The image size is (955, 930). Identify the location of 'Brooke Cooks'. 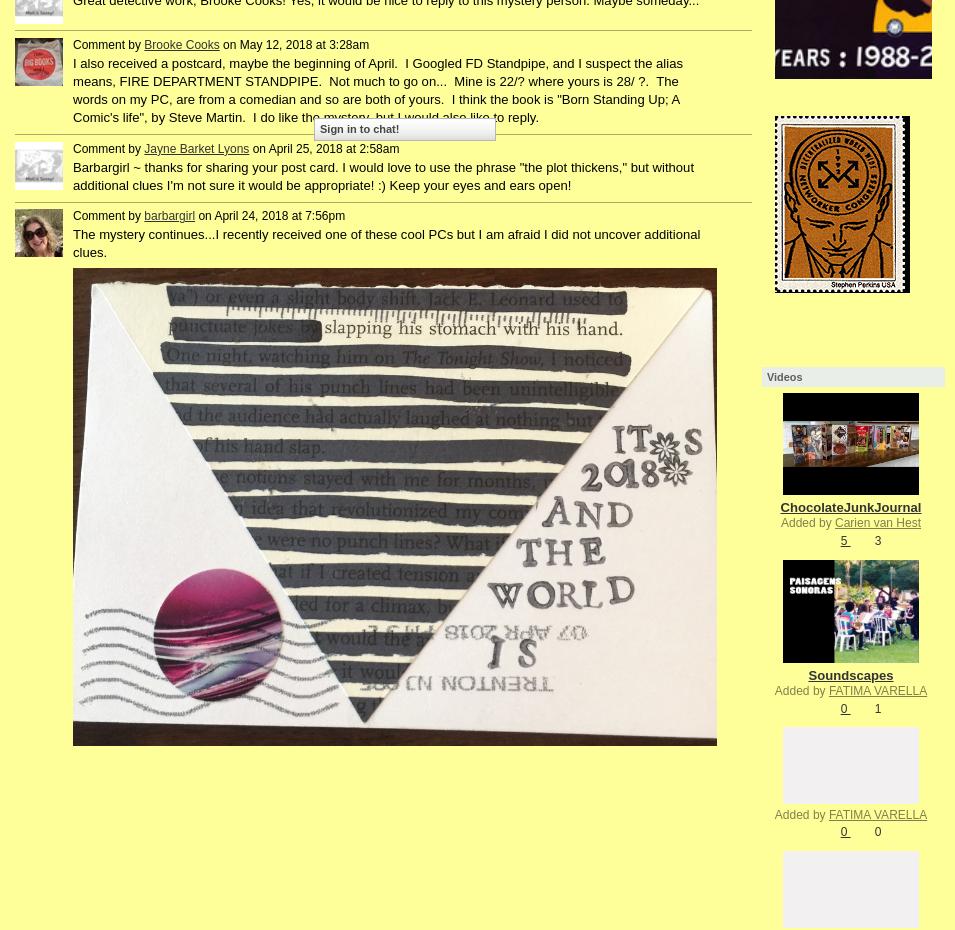
(143, 42).